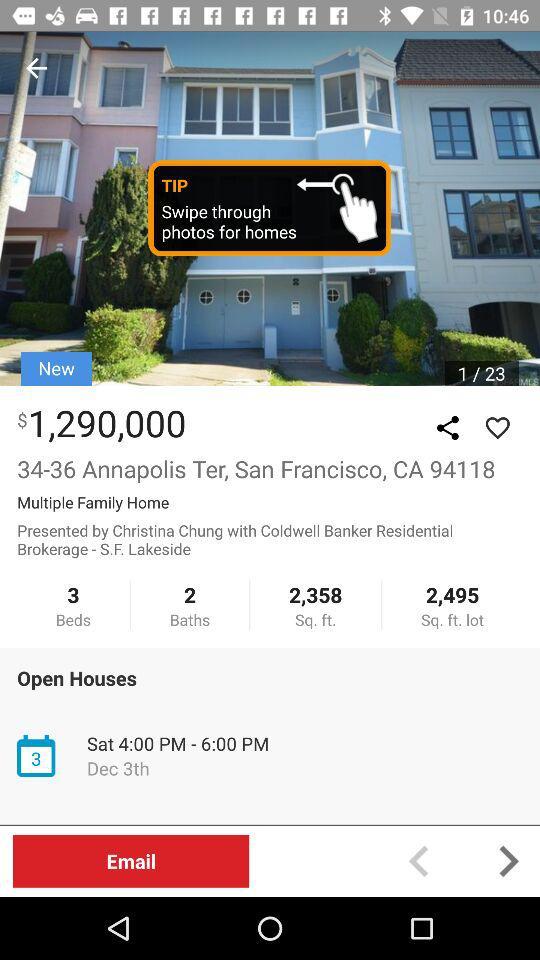  I want to click on back, so click(418, 860).